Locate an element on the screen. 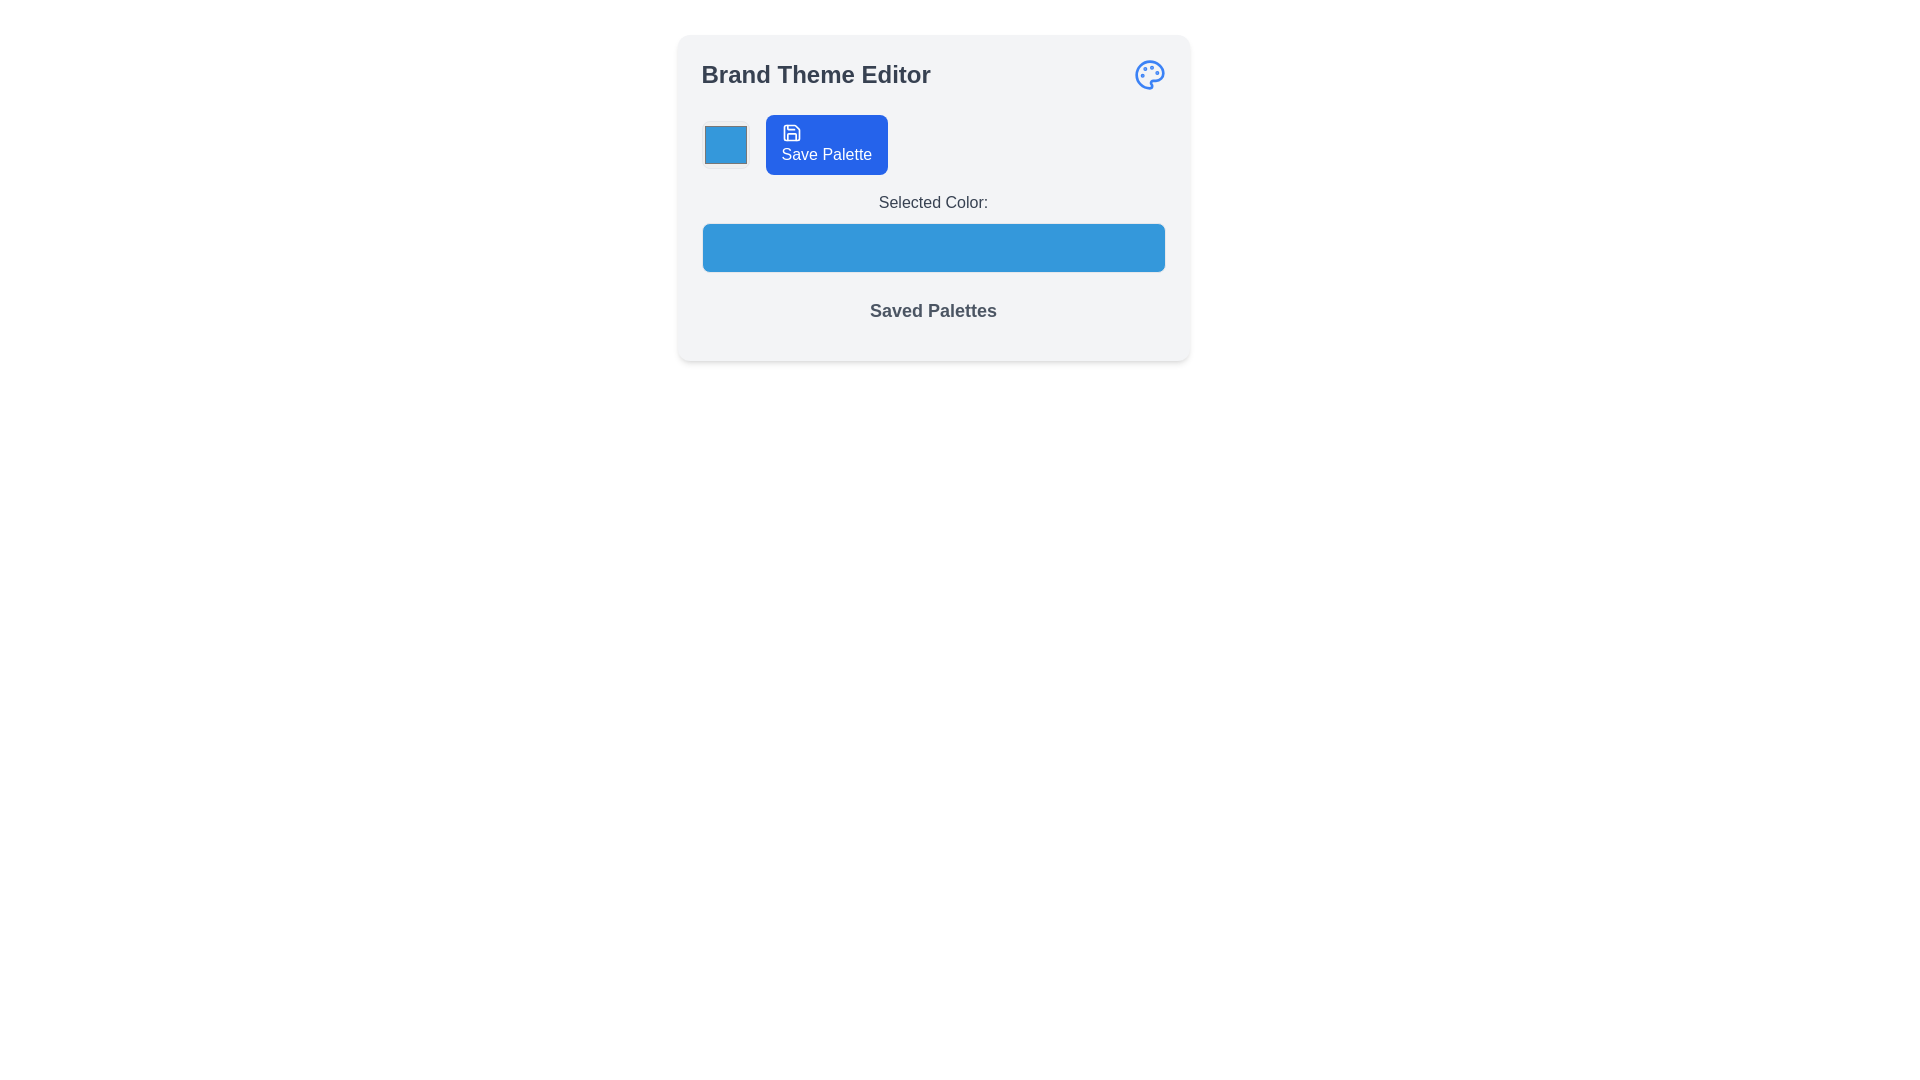 The width and height of the screenshot is (1920, 1080). the rectangular button with a blue background and a floppy disk icon labeled 'Save Palette' to observe the hover effect is located at coordinates (826, 144).